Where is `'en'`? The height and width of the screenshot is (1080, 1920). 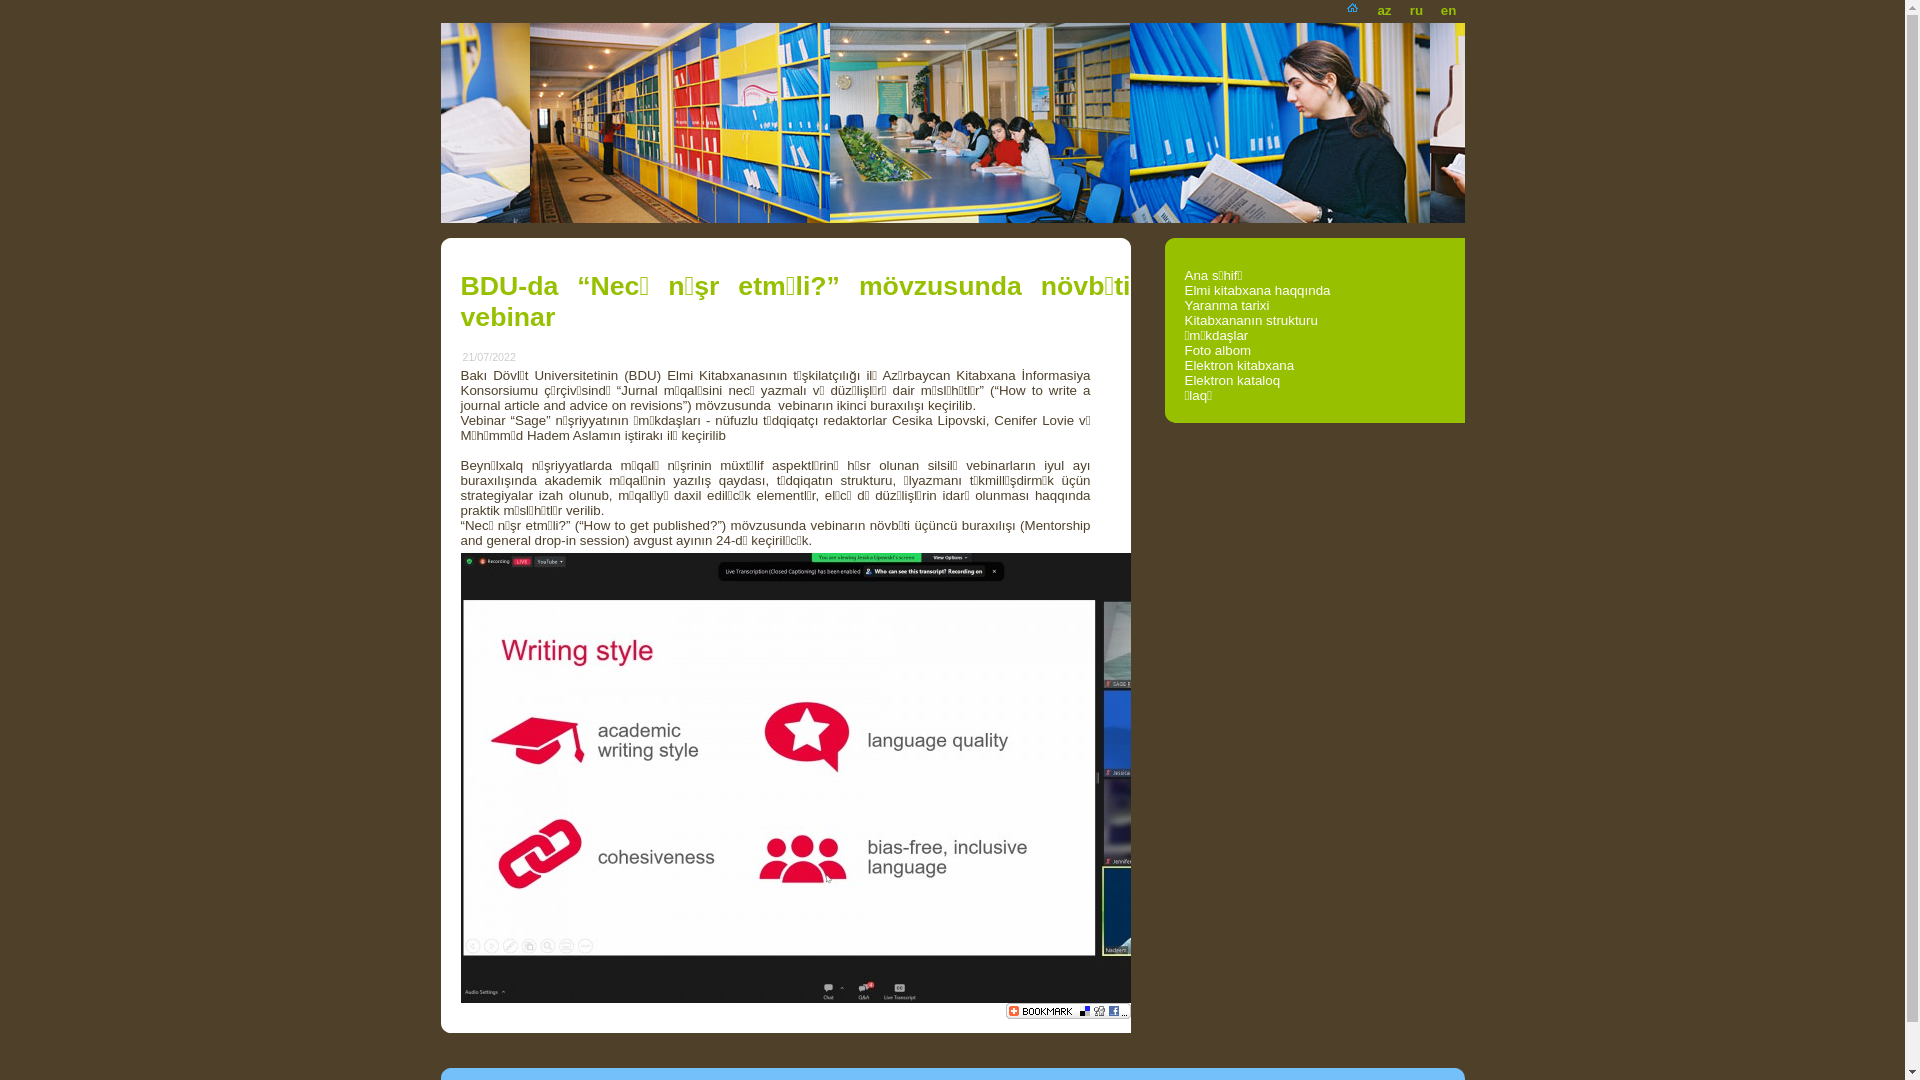
'en' is located at coordinates (1430, 6).